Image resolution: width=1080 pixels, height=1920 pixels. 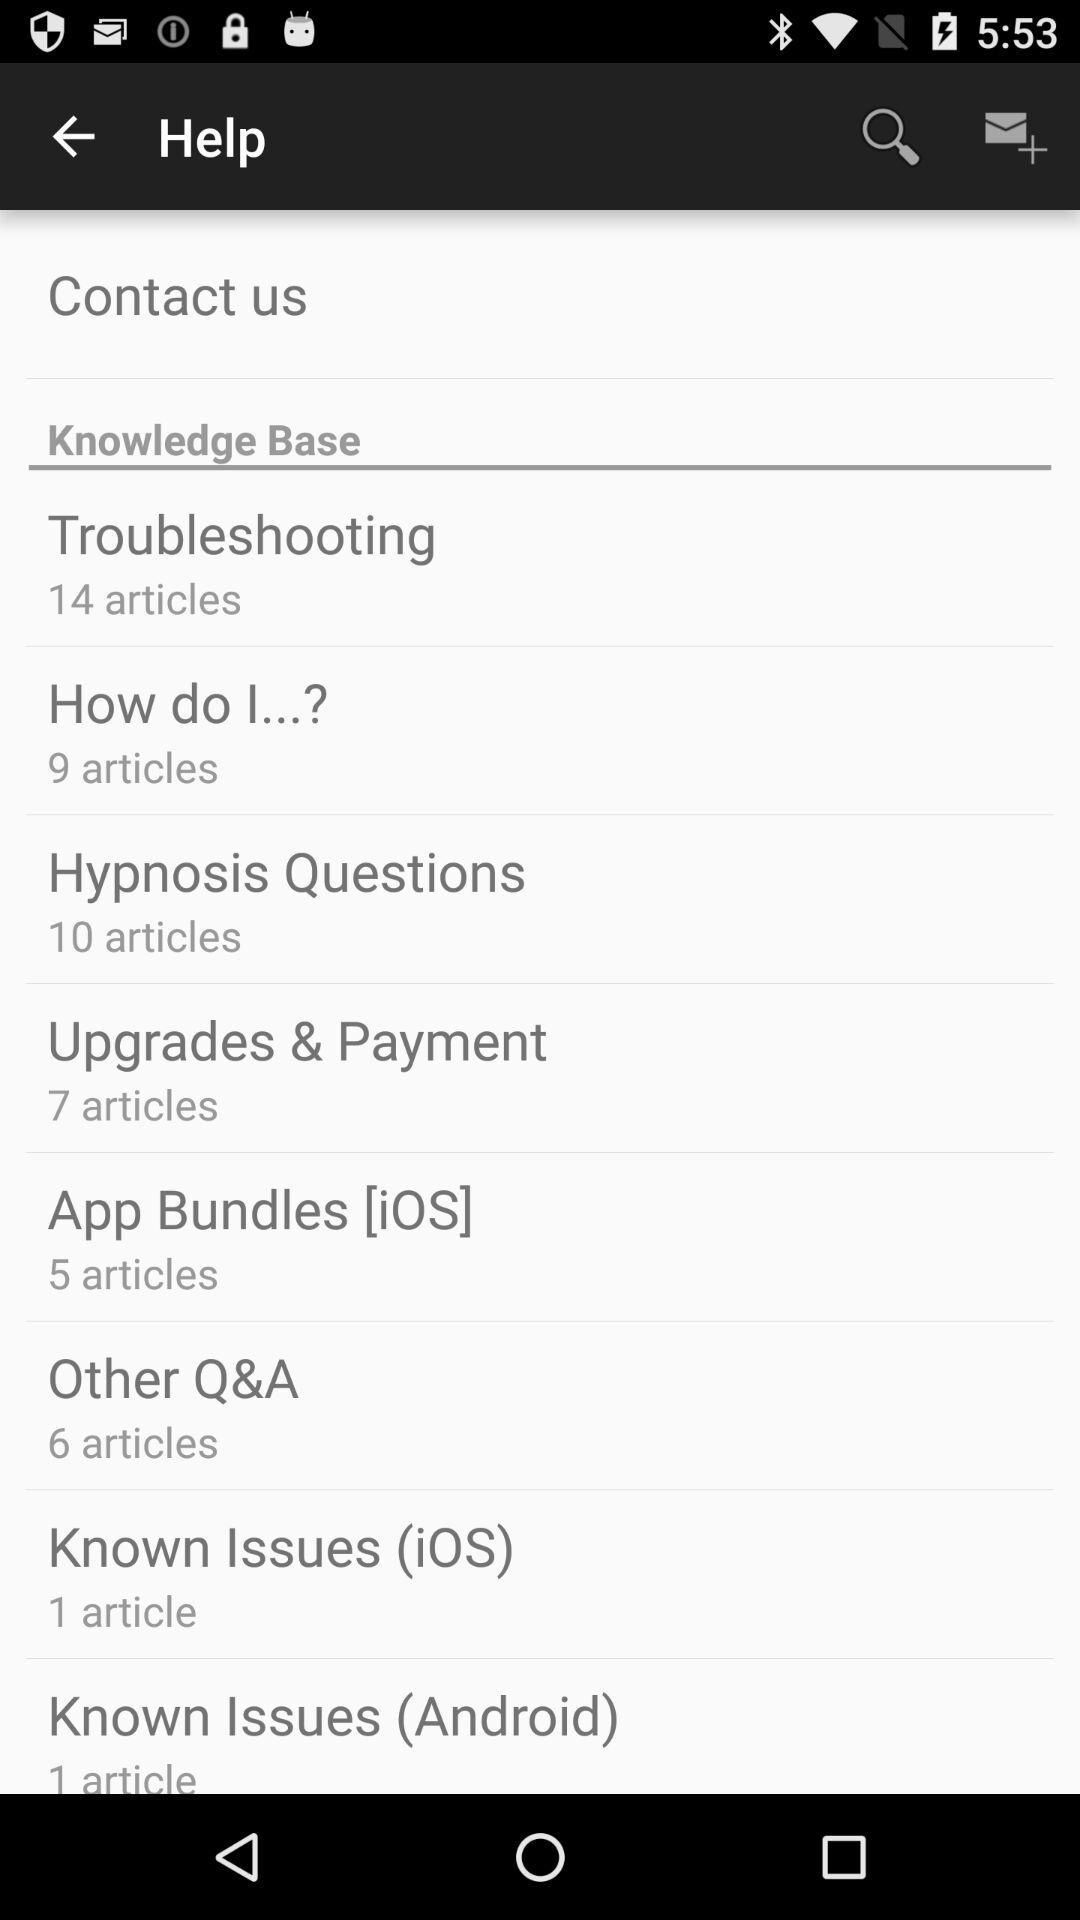 I want to click on icon next to the help app, so click(x=72, y=135).